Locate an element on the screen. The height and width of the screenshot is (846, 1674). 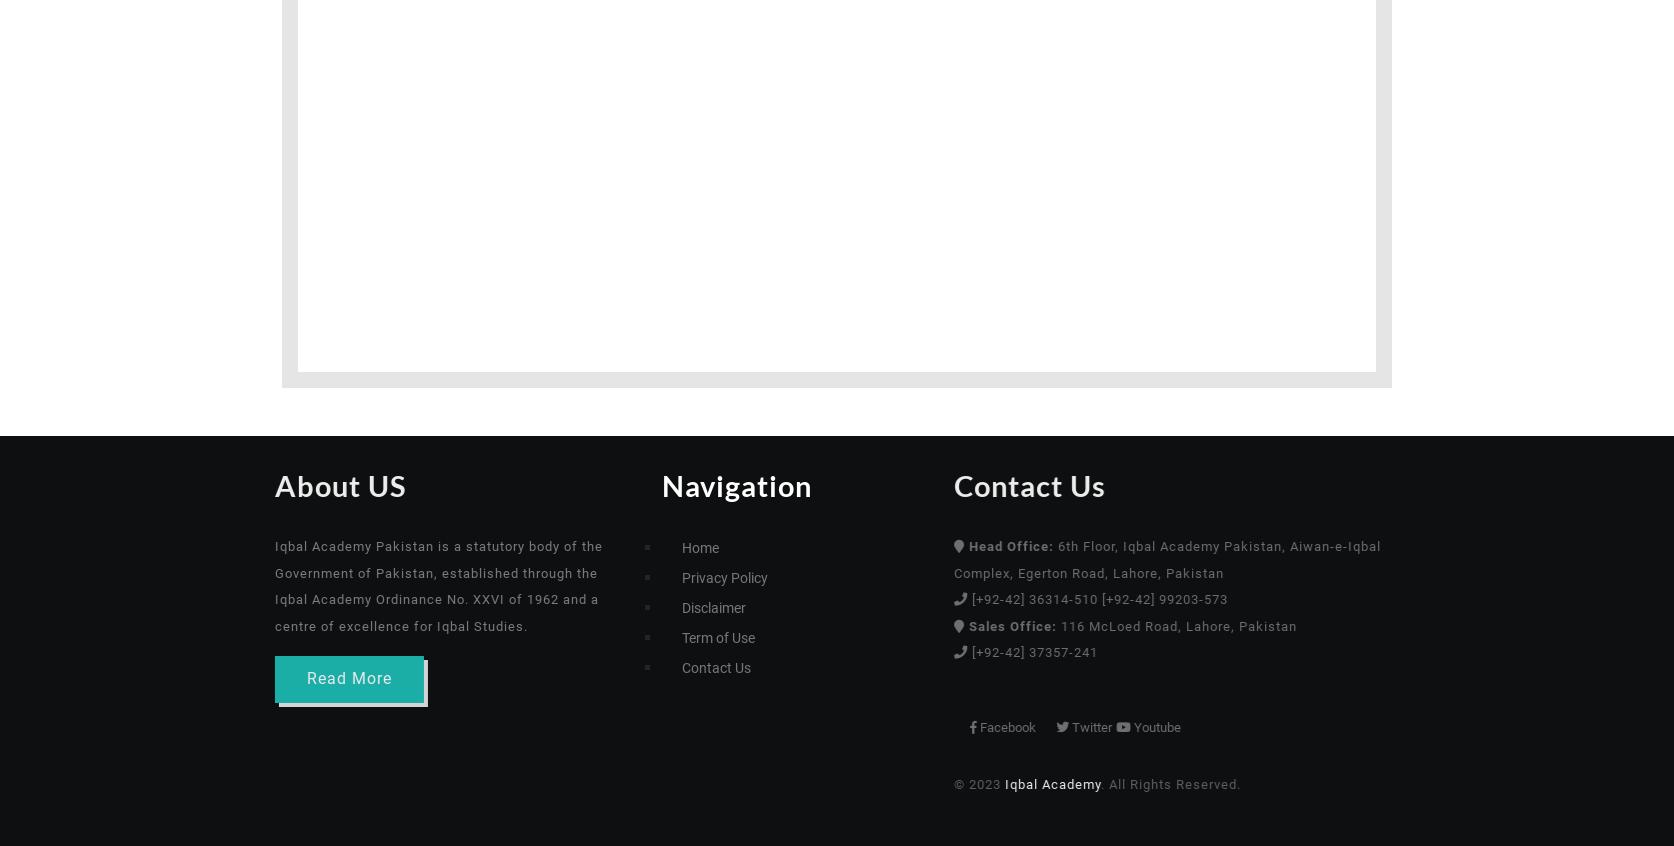
'Navigation' is located at coordinates (736, 484).